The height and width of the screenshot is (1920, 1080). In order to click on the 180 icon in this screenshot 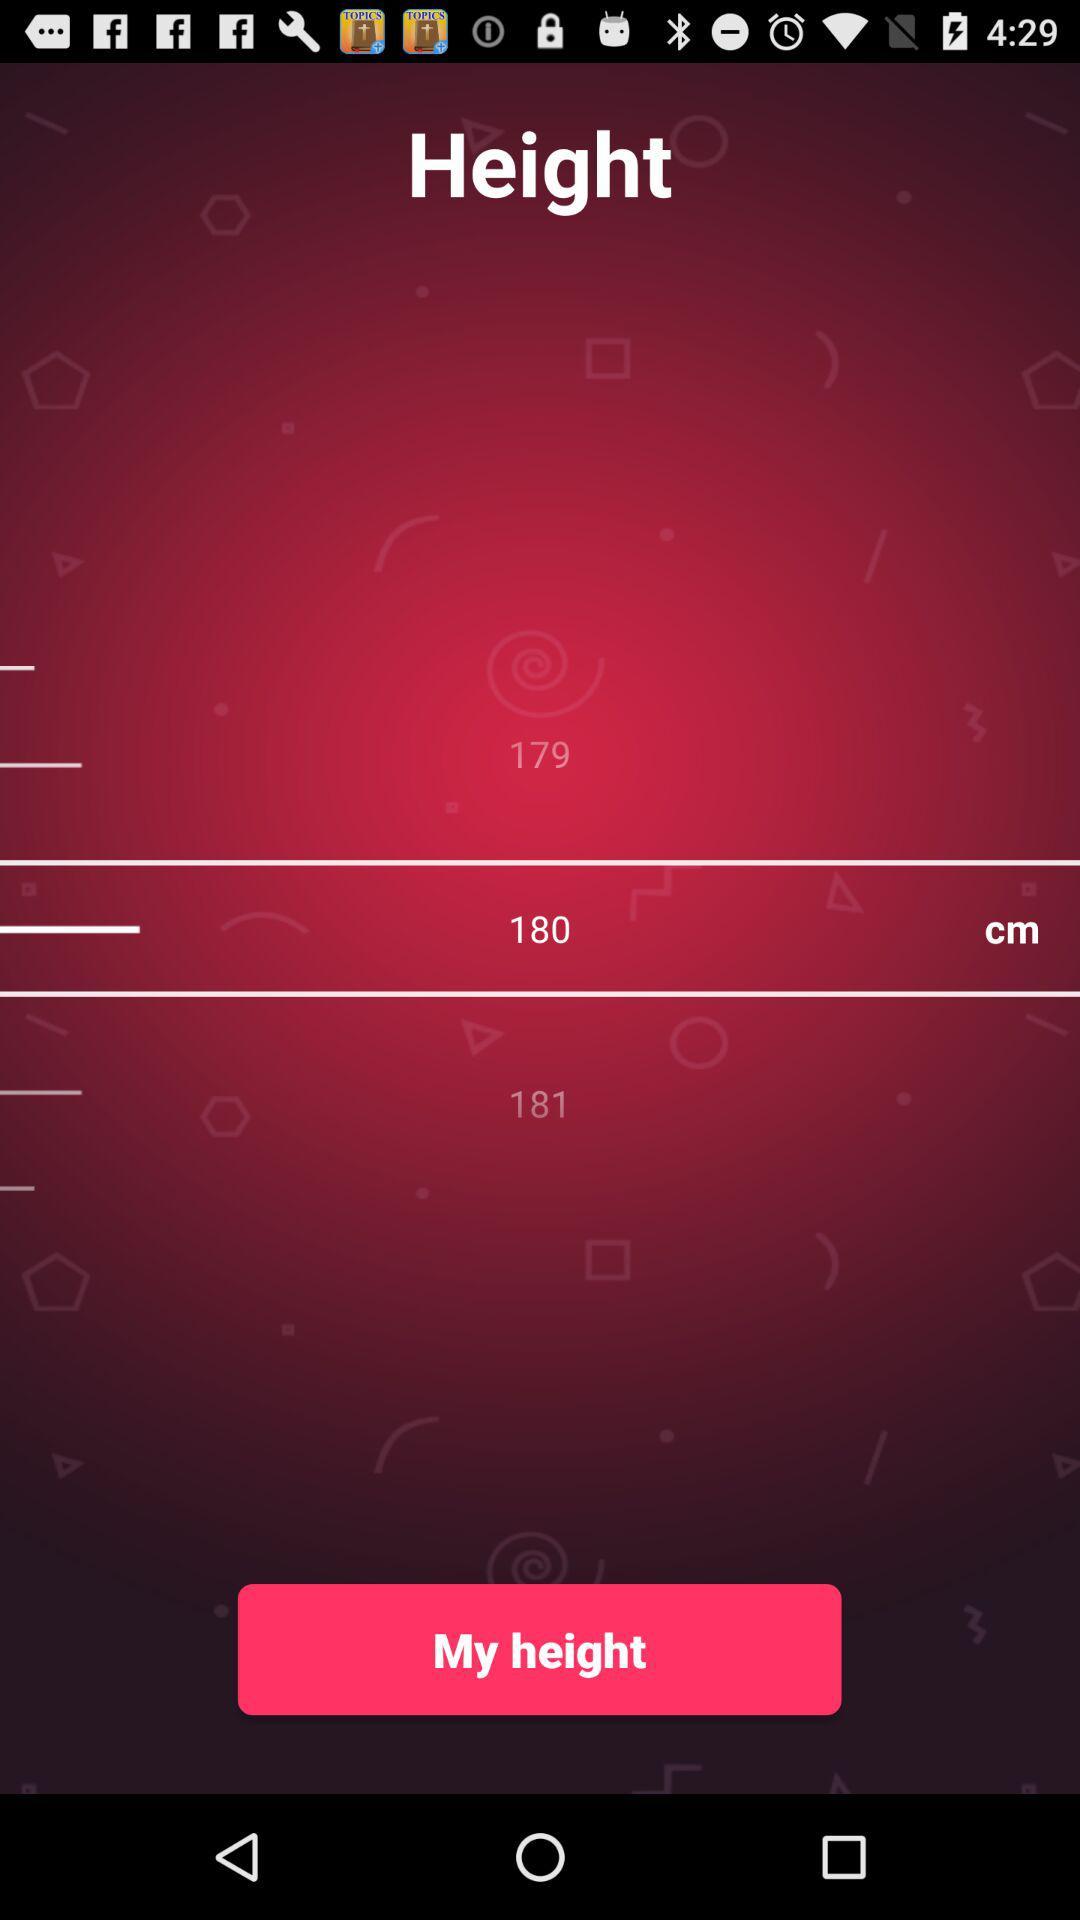, I will do `click(540, 927)`.